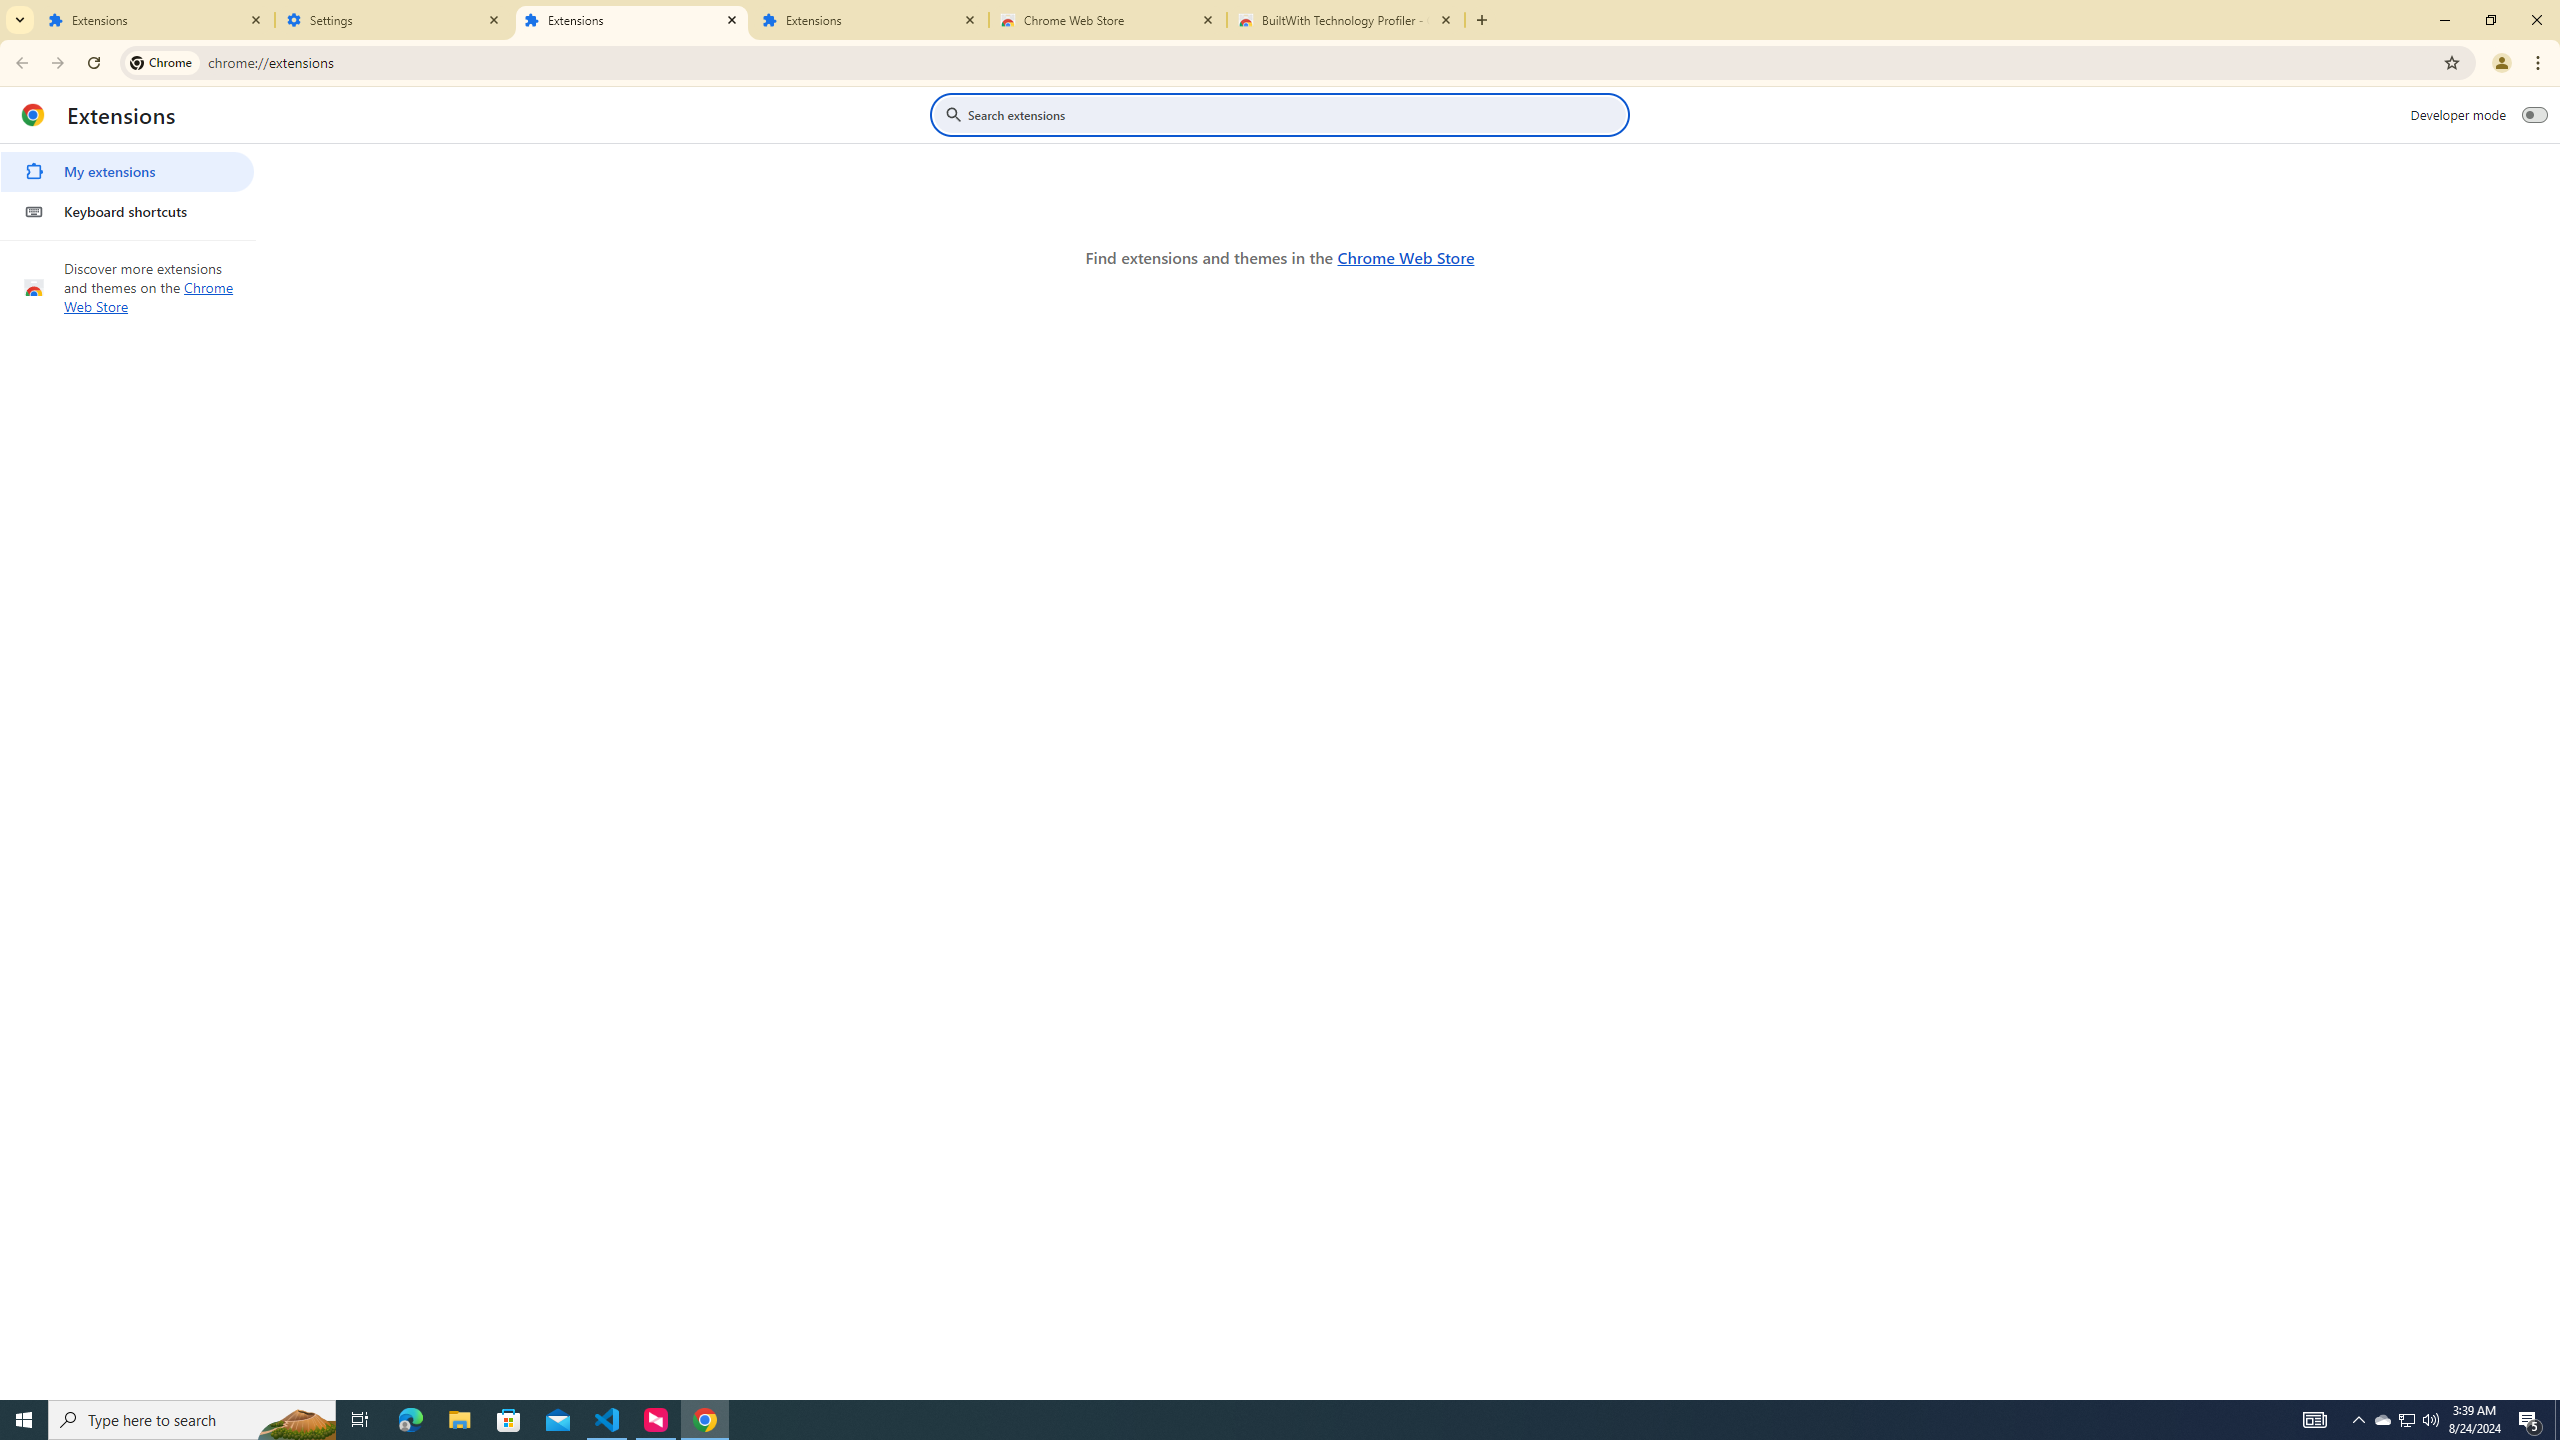 This screenshot has width=2560, height=1440. Describe the element at coordinates (631, 19) in the screenshot. I see `'Extensions'` at that location.